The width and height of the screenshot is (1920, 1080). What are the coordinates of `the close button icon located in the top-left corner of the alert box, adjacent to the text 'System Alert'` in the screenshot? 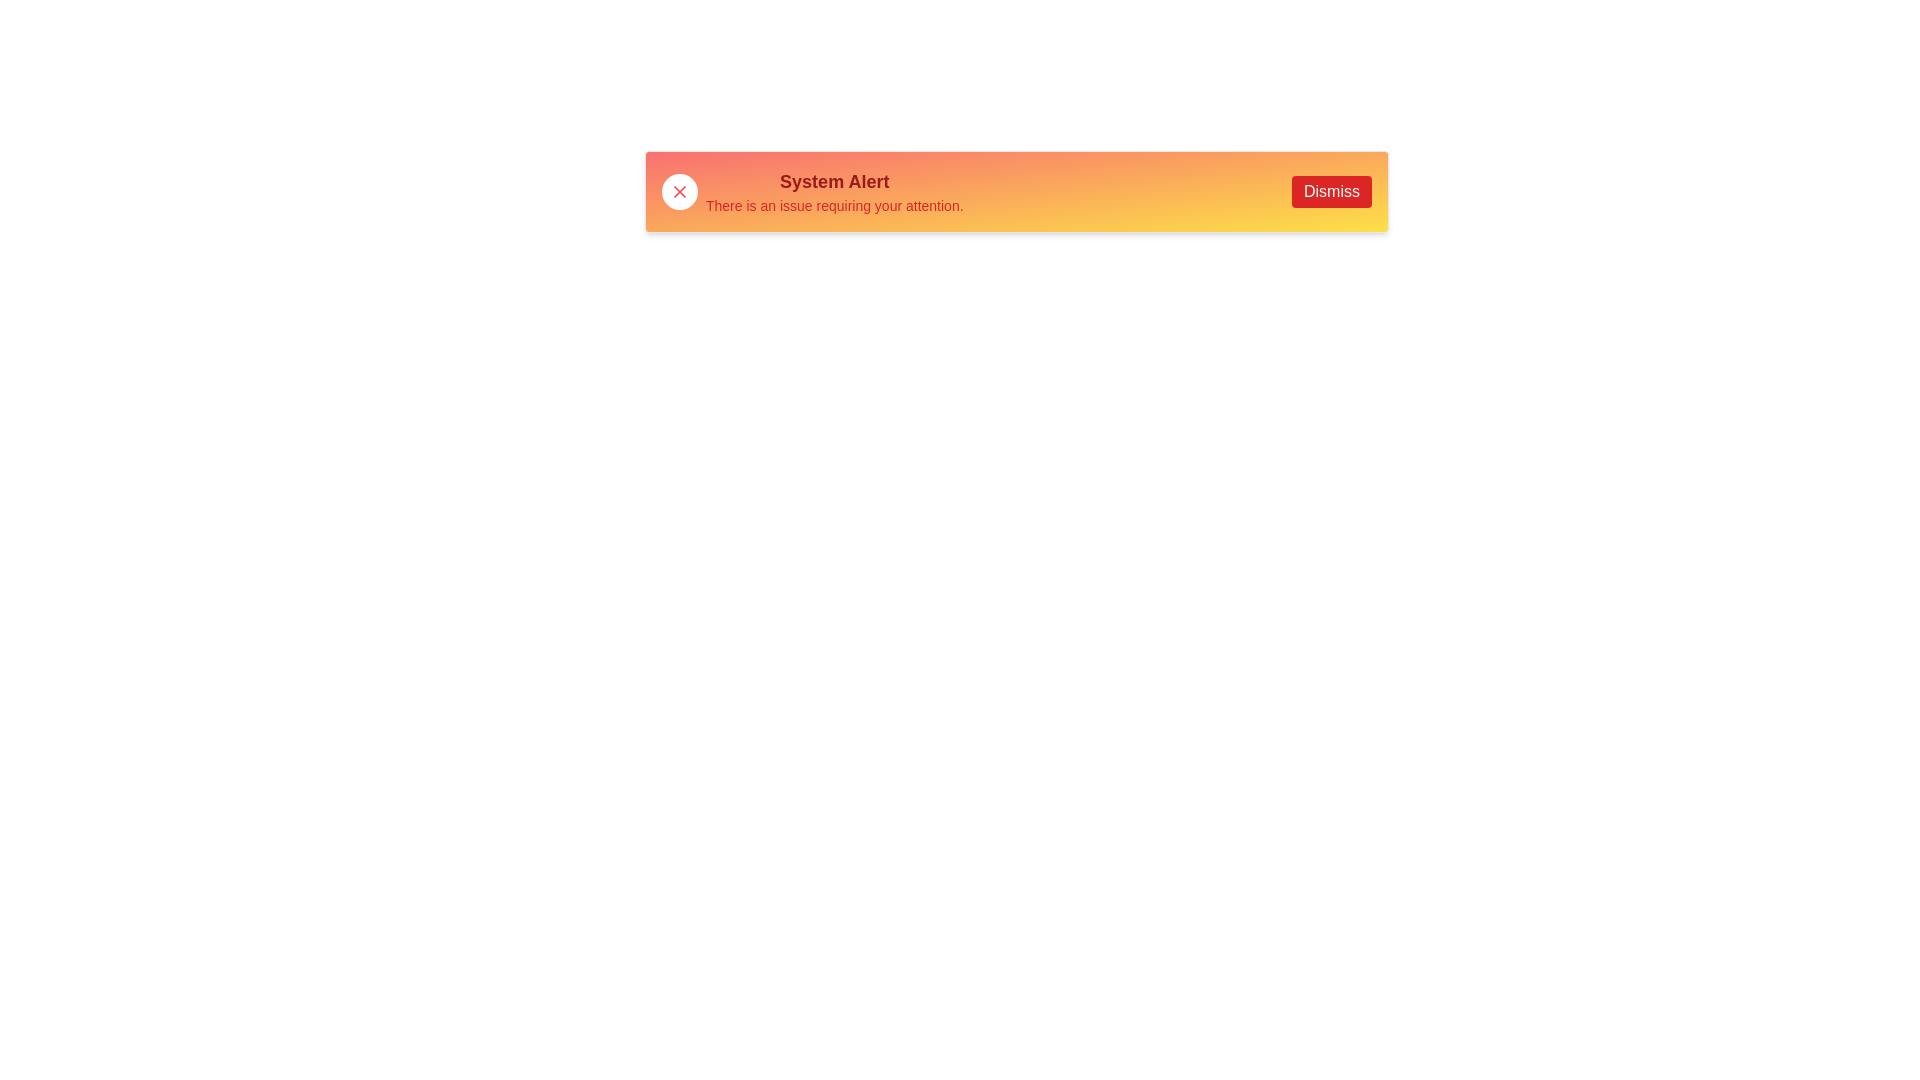 It's located at (680, 192).